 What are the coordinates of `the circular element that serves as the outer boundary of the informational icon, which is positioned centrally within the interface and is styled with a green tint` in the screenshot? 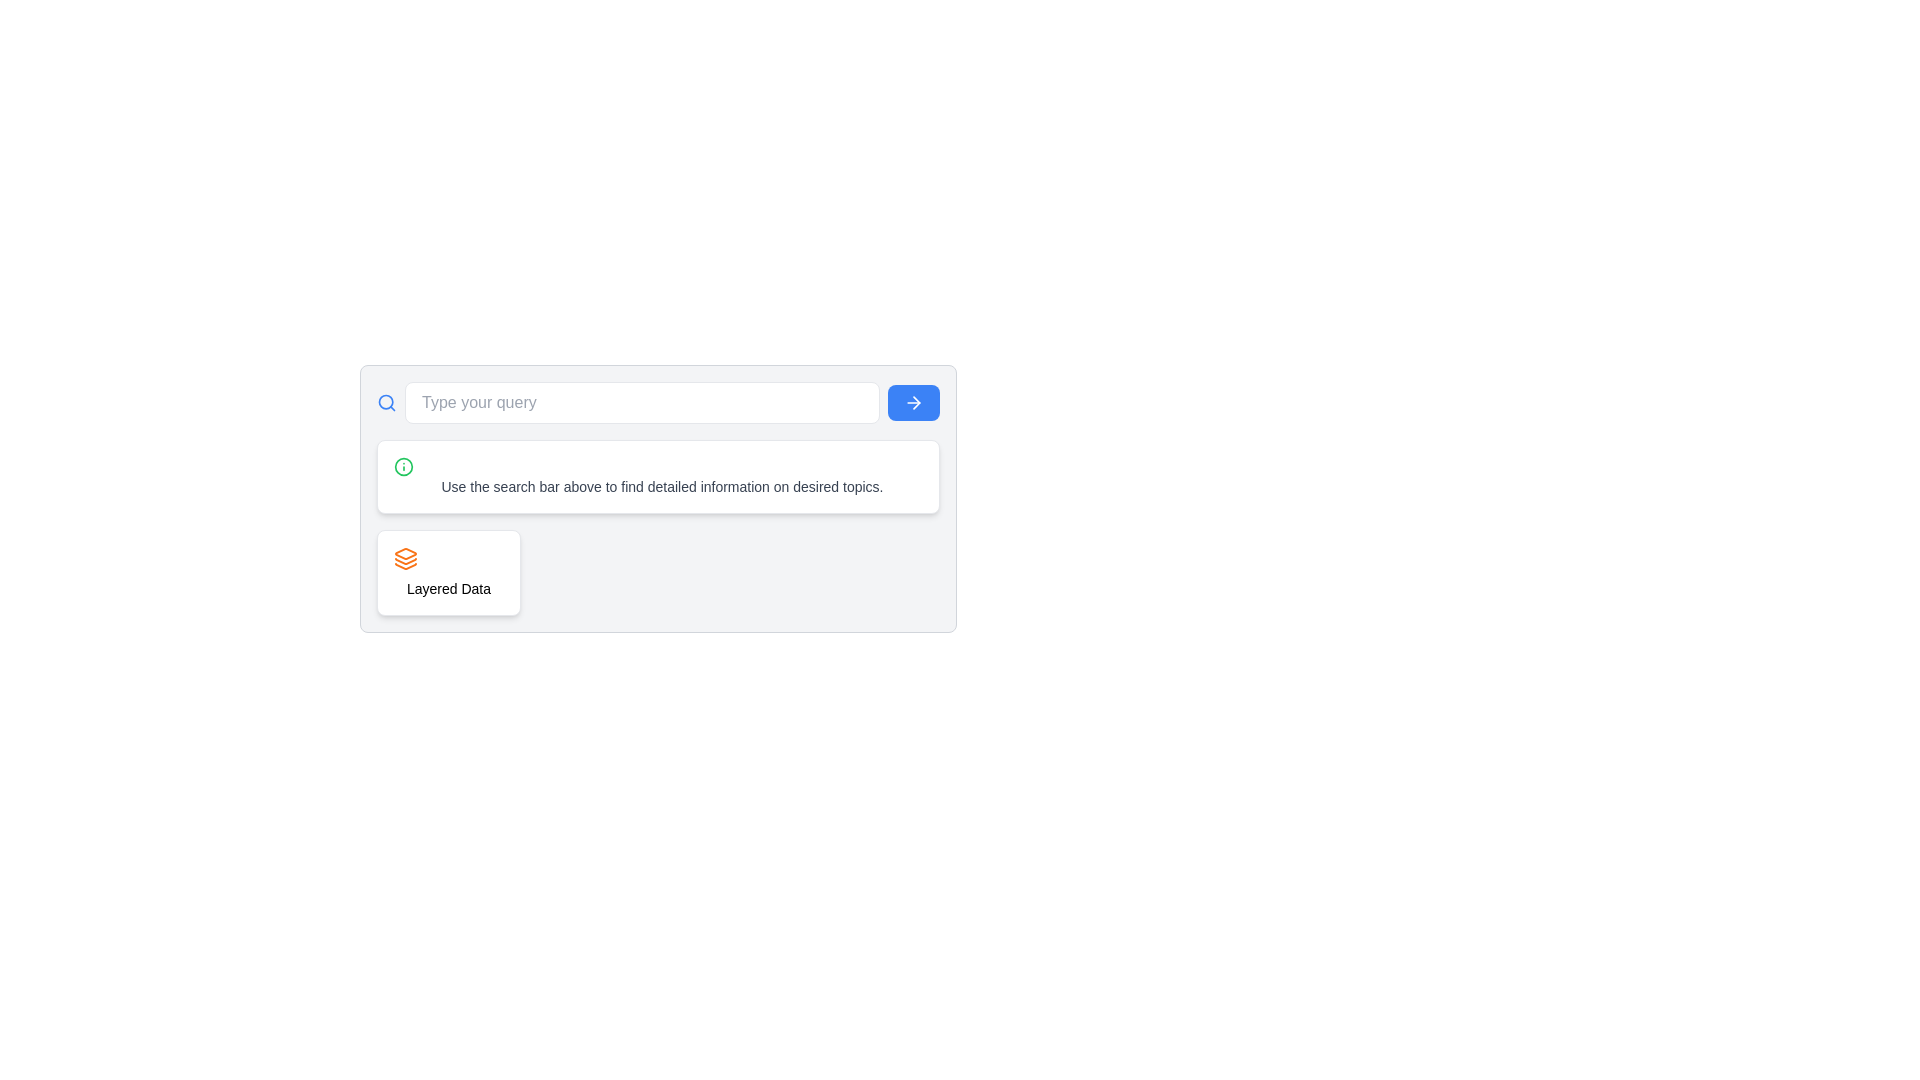 It's located at (402, 466).